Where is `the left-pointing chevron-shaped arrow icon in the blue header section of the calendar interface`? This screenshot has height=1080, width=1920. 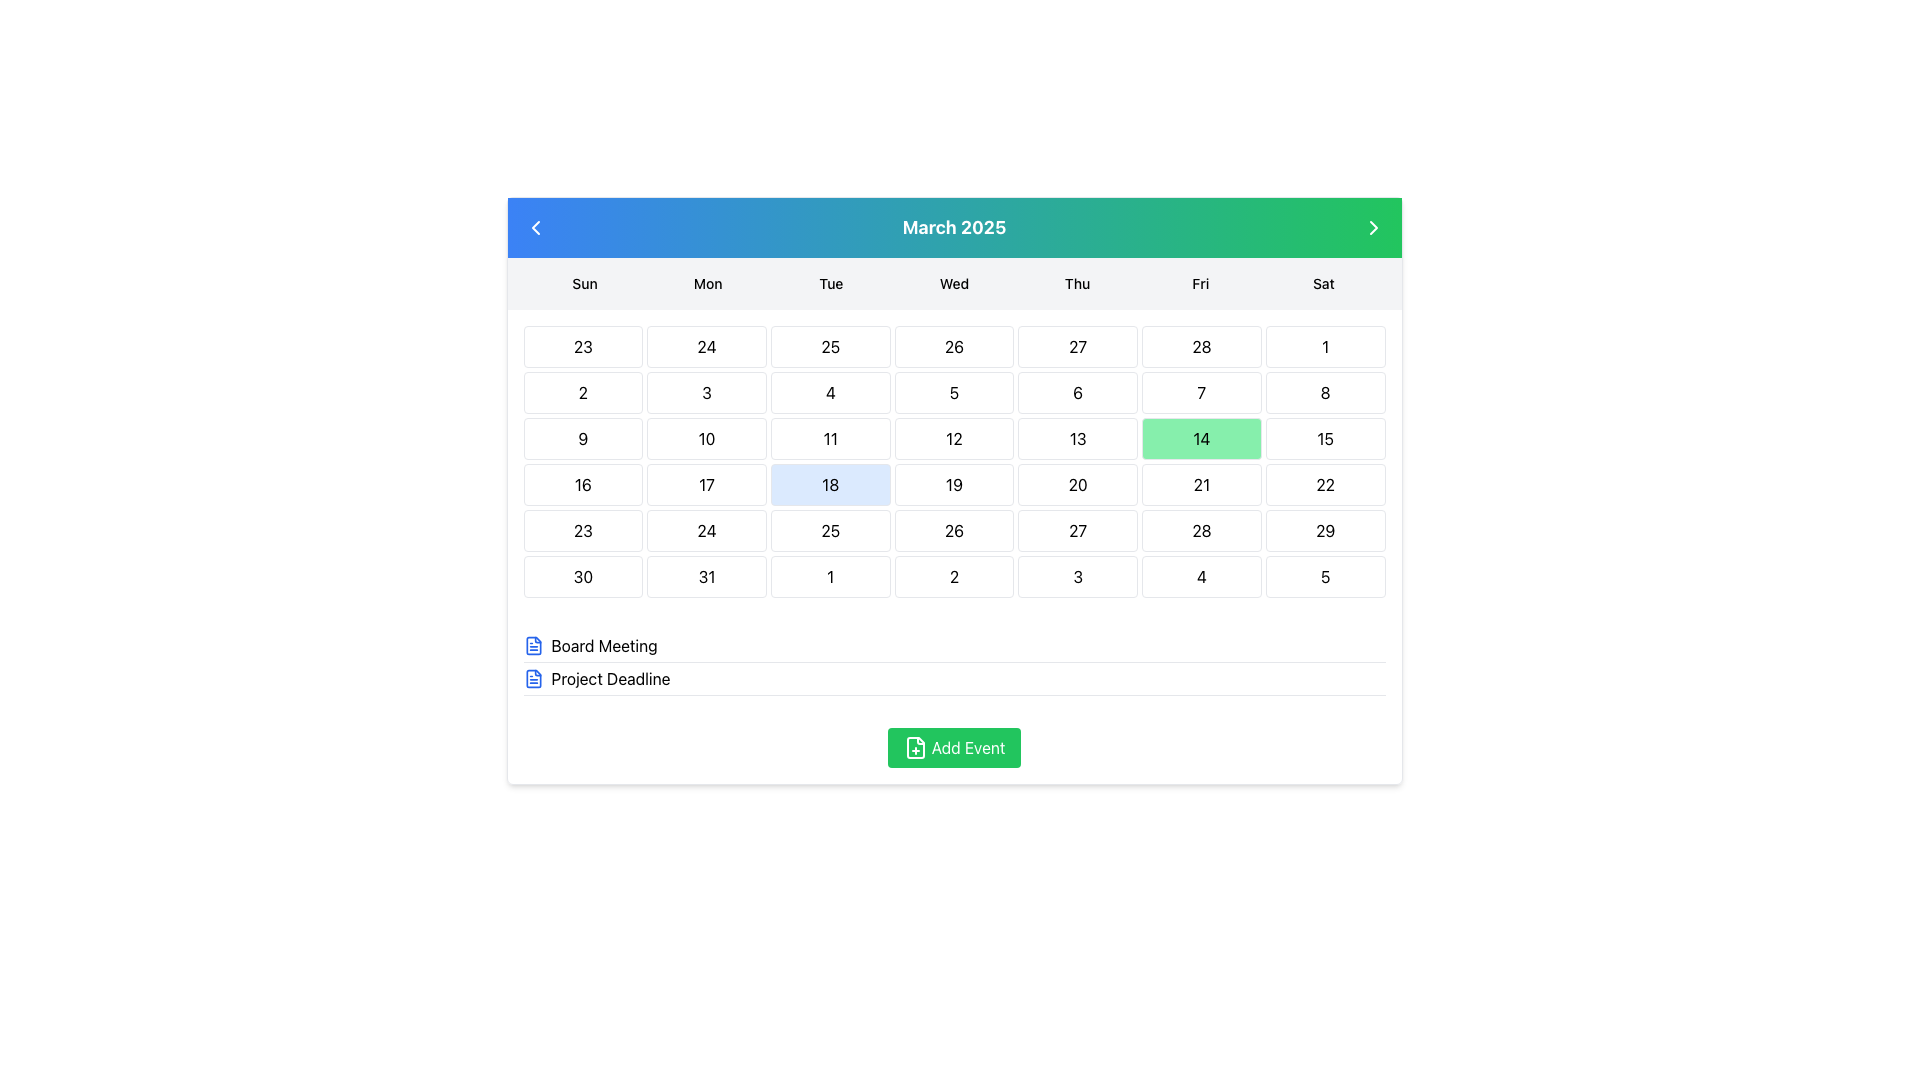 the left-pointing chevron-shaped arrow icon in the blue header section of the calendar interface is located at coordinates (535, 226).